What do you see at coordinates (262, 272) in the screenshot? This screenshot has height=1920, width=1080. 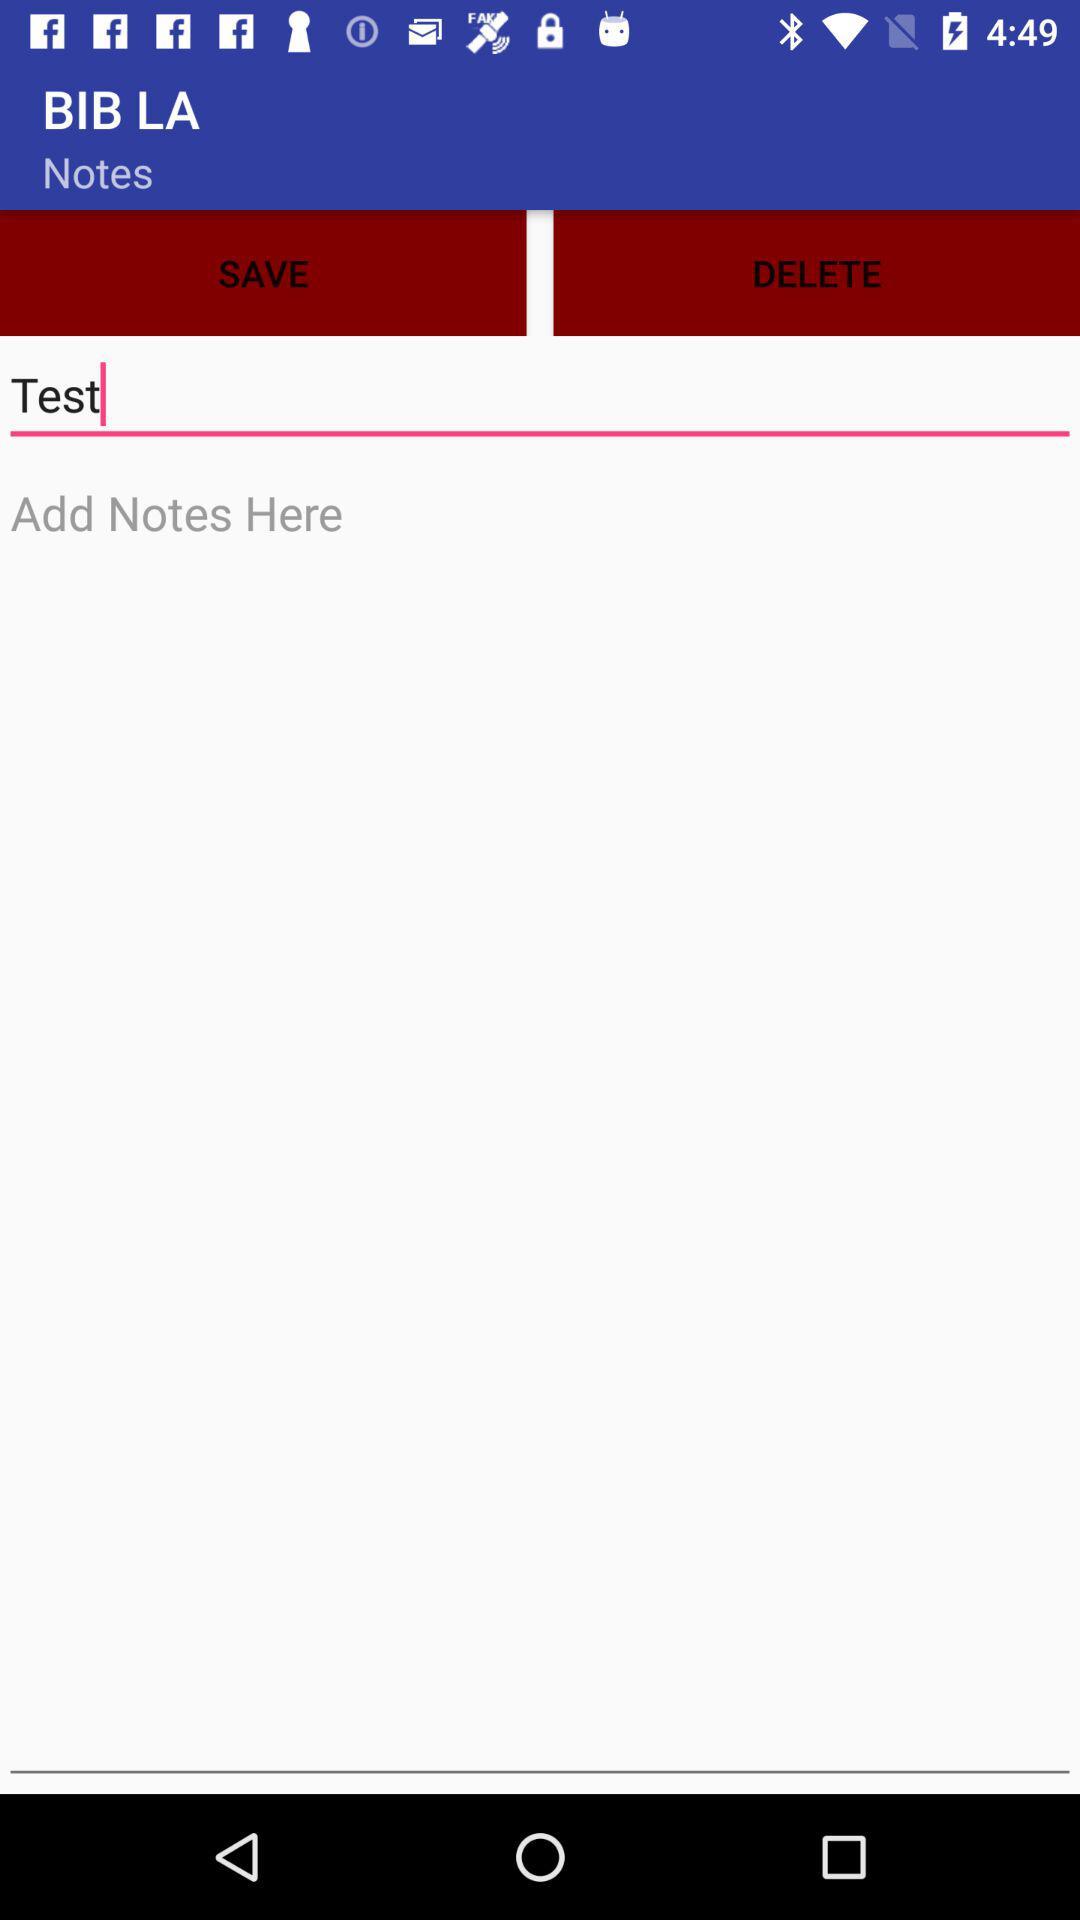 I see `the icon below notes icon` at bounding box center [262, 272].